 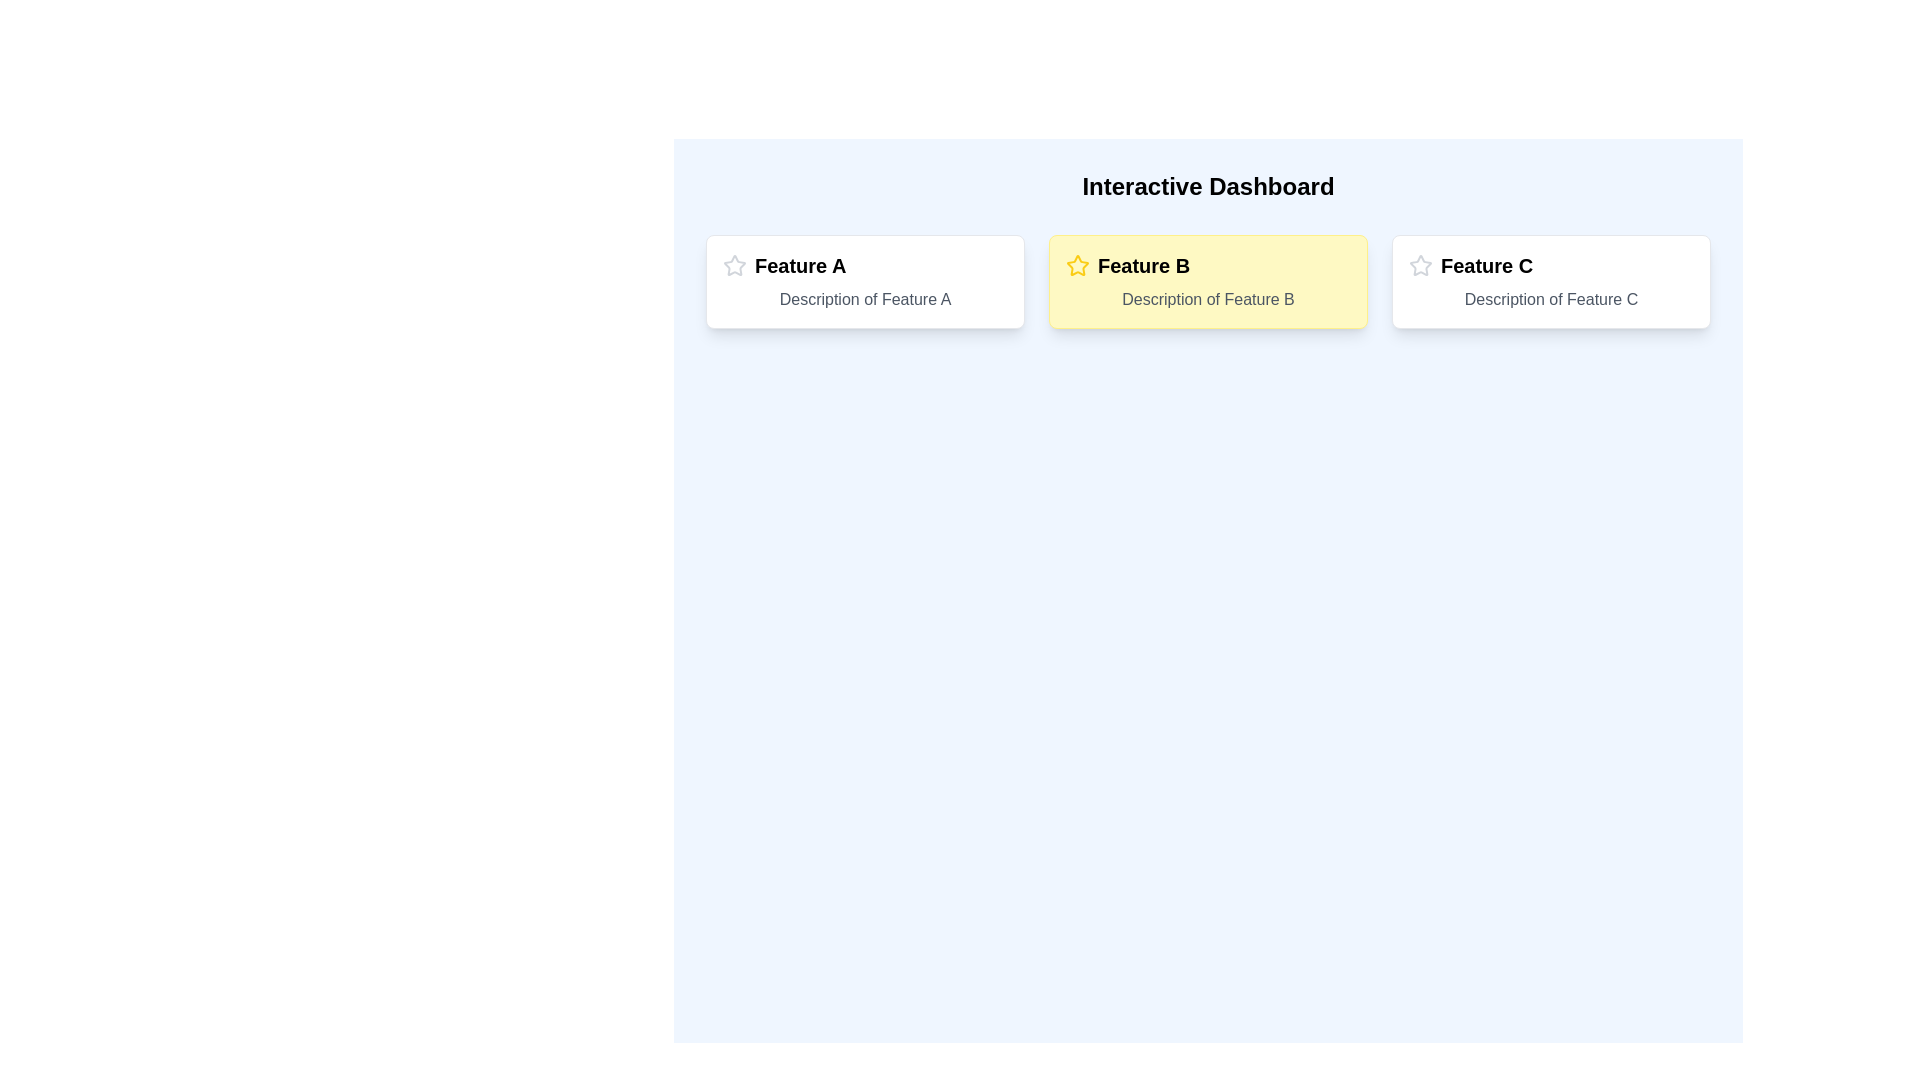 I want to click on the star icon located in the header of the 'Feature B' card, positioned near the left edge adjacent to the text 'Feature B', so click(x=1419, y=264).